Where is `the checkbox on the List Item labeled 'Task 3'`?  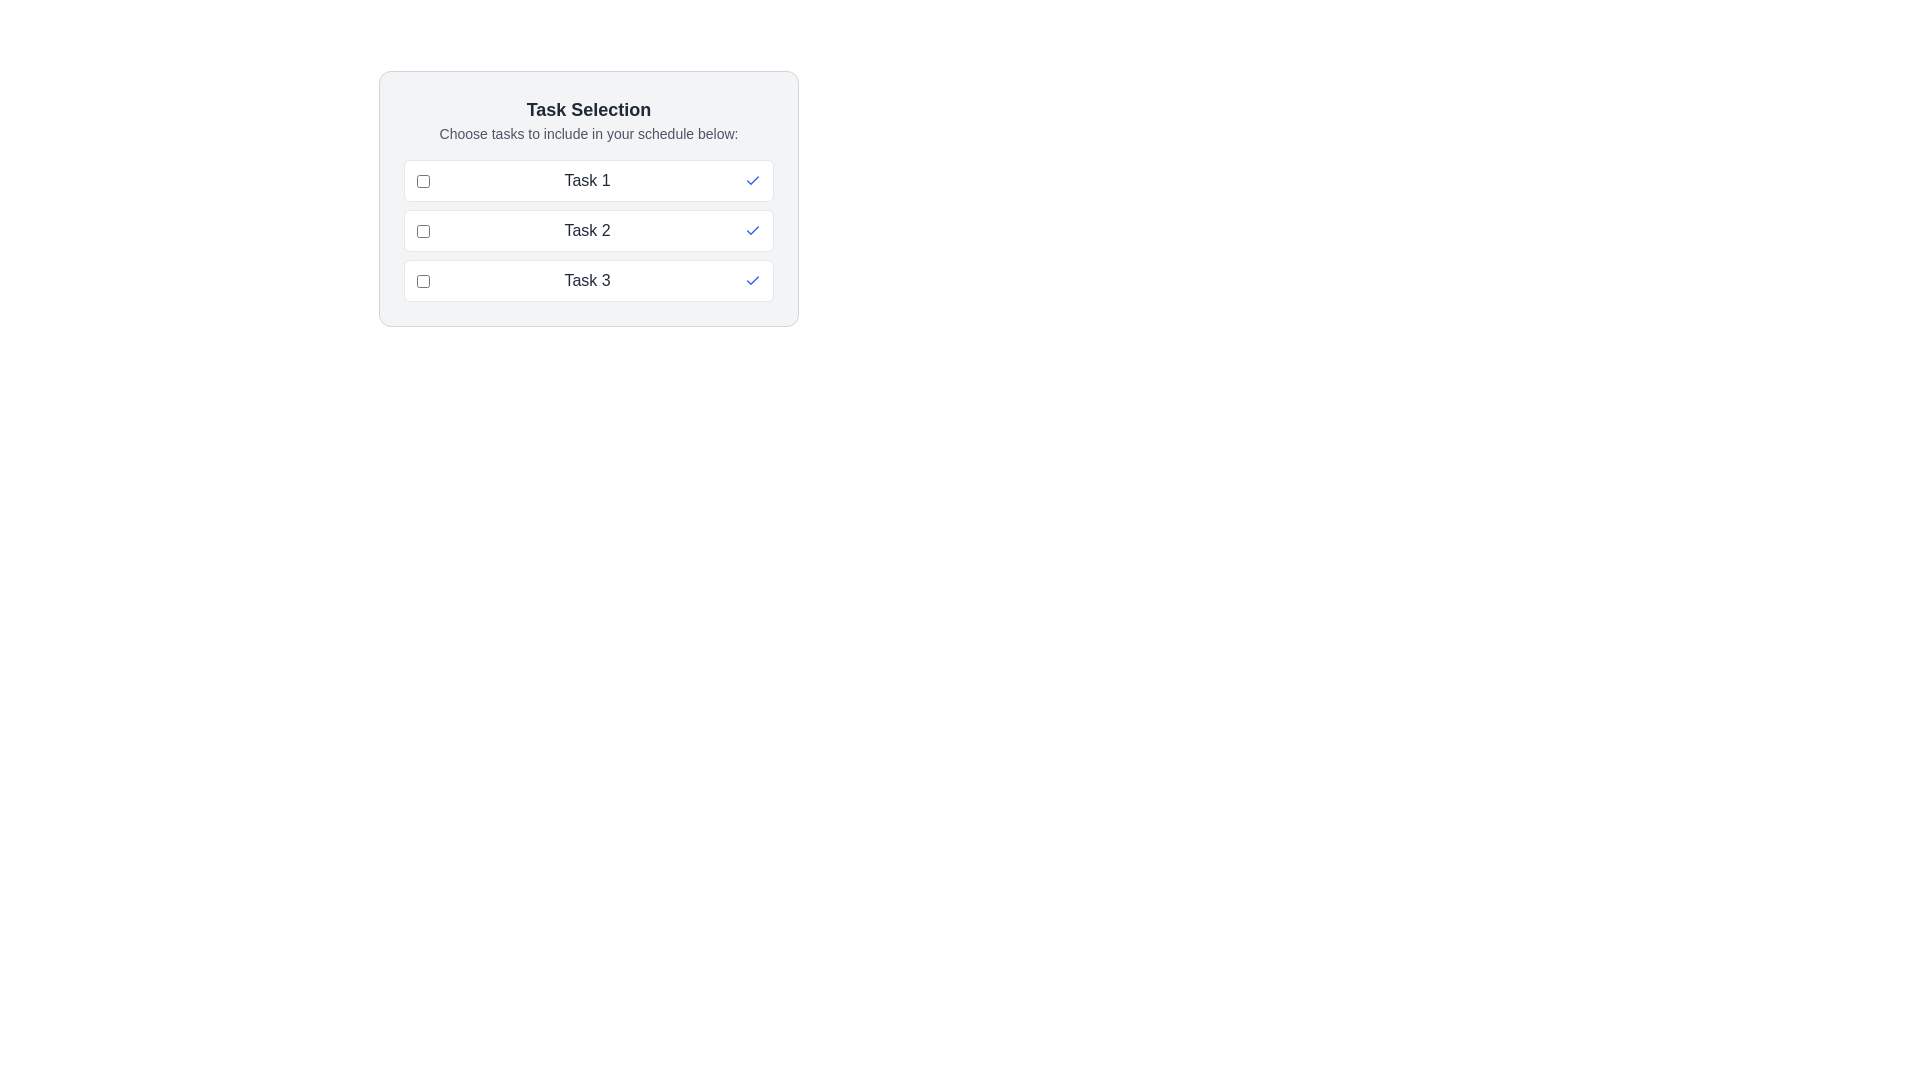
the checkbox on the List Item labeled 'Task 3' is located at coordinates (588, 281).